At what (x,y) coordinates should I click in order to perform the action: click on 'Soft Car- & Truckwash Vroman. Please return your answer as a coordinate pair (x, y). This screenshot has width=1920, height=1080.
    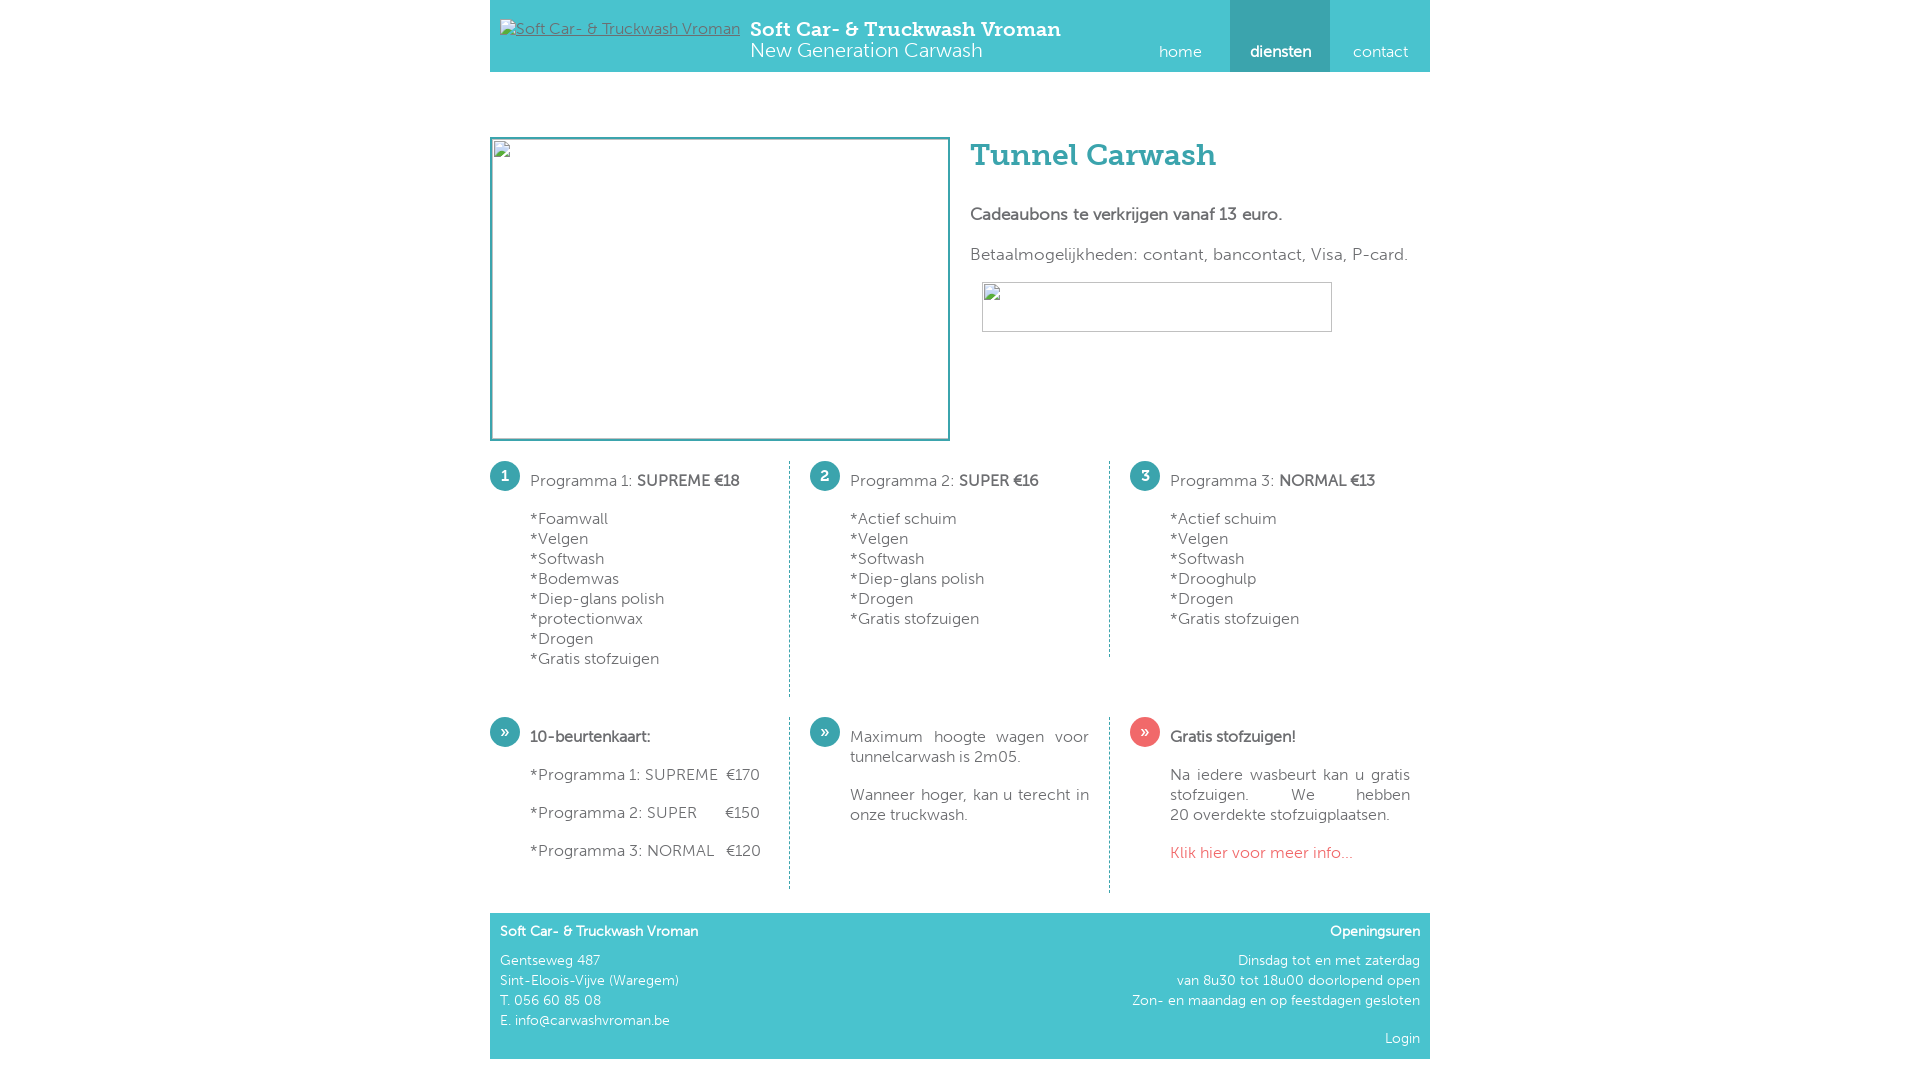
    Looking at the image, I should click on (904, 41).